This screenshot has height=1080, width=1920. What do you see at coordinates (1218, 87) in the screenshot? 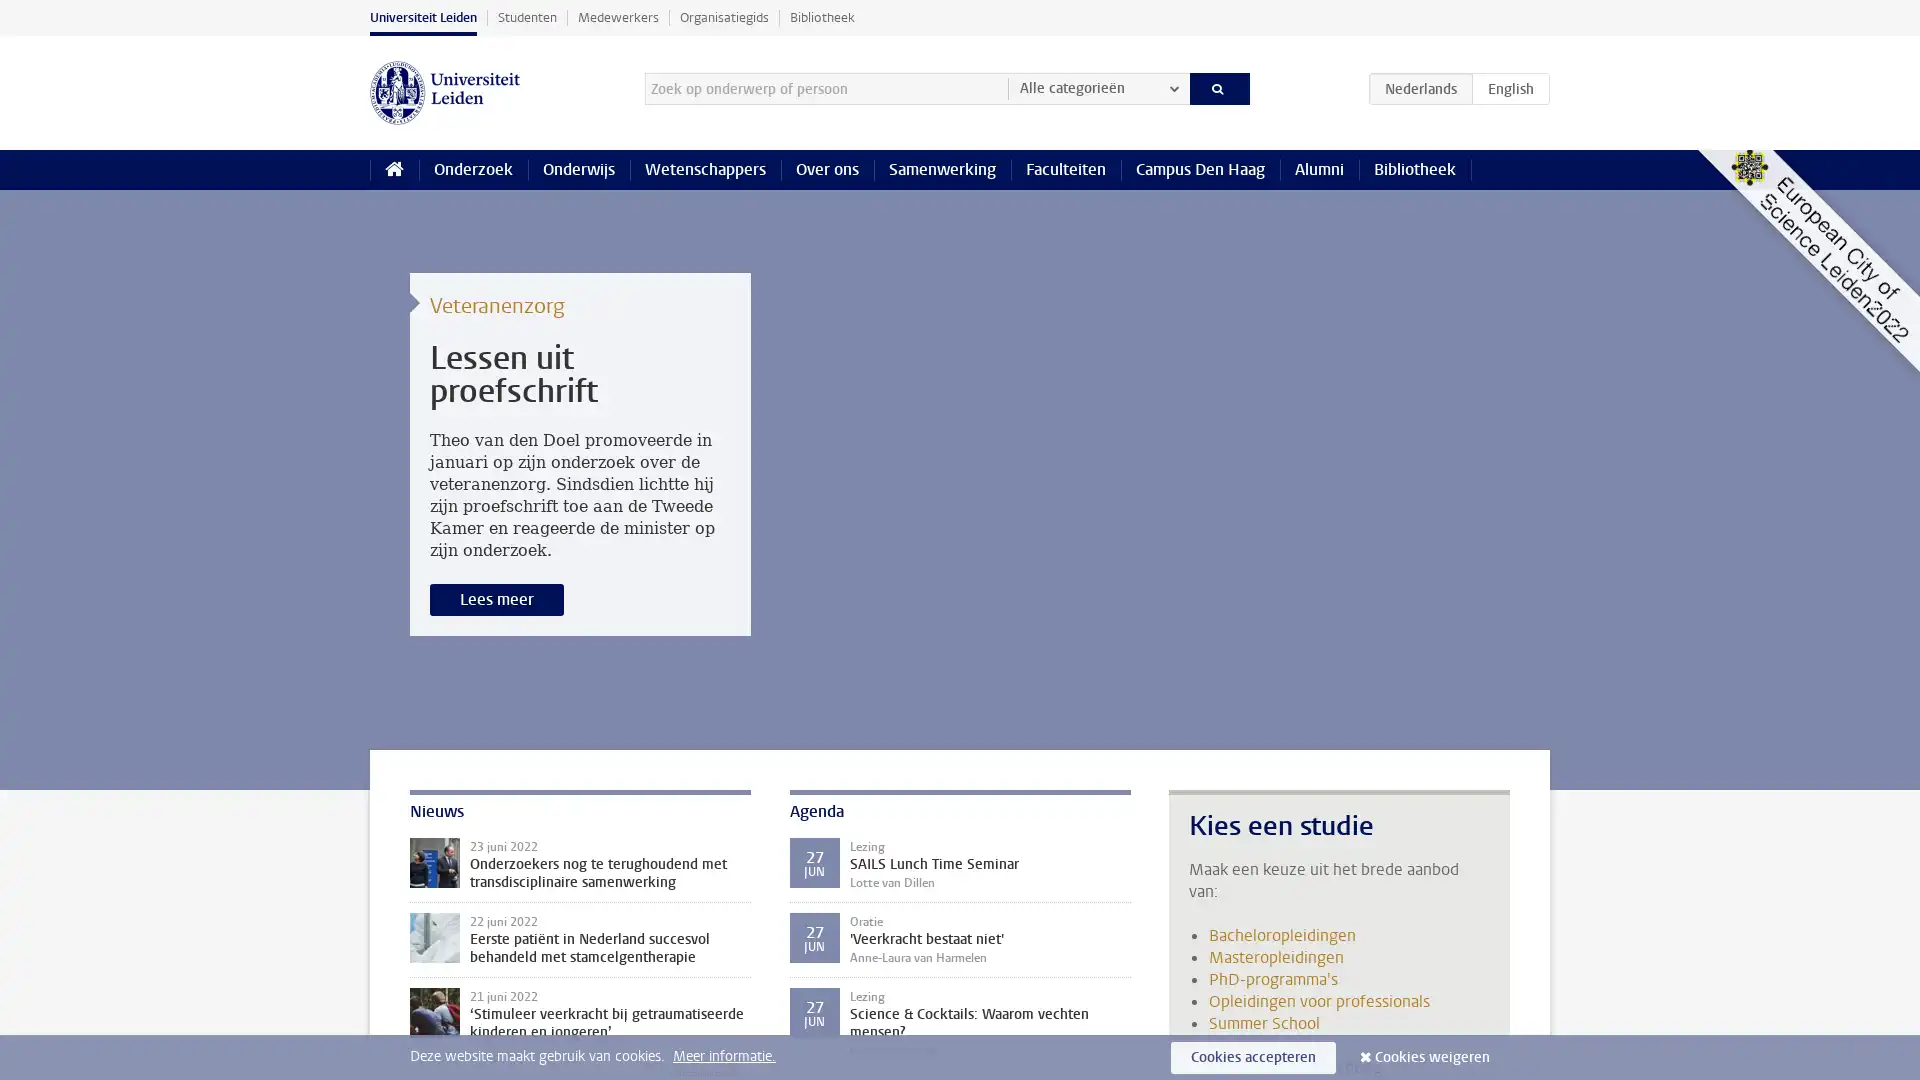
I see `Zoeken` at bounding box center [1218, 87].